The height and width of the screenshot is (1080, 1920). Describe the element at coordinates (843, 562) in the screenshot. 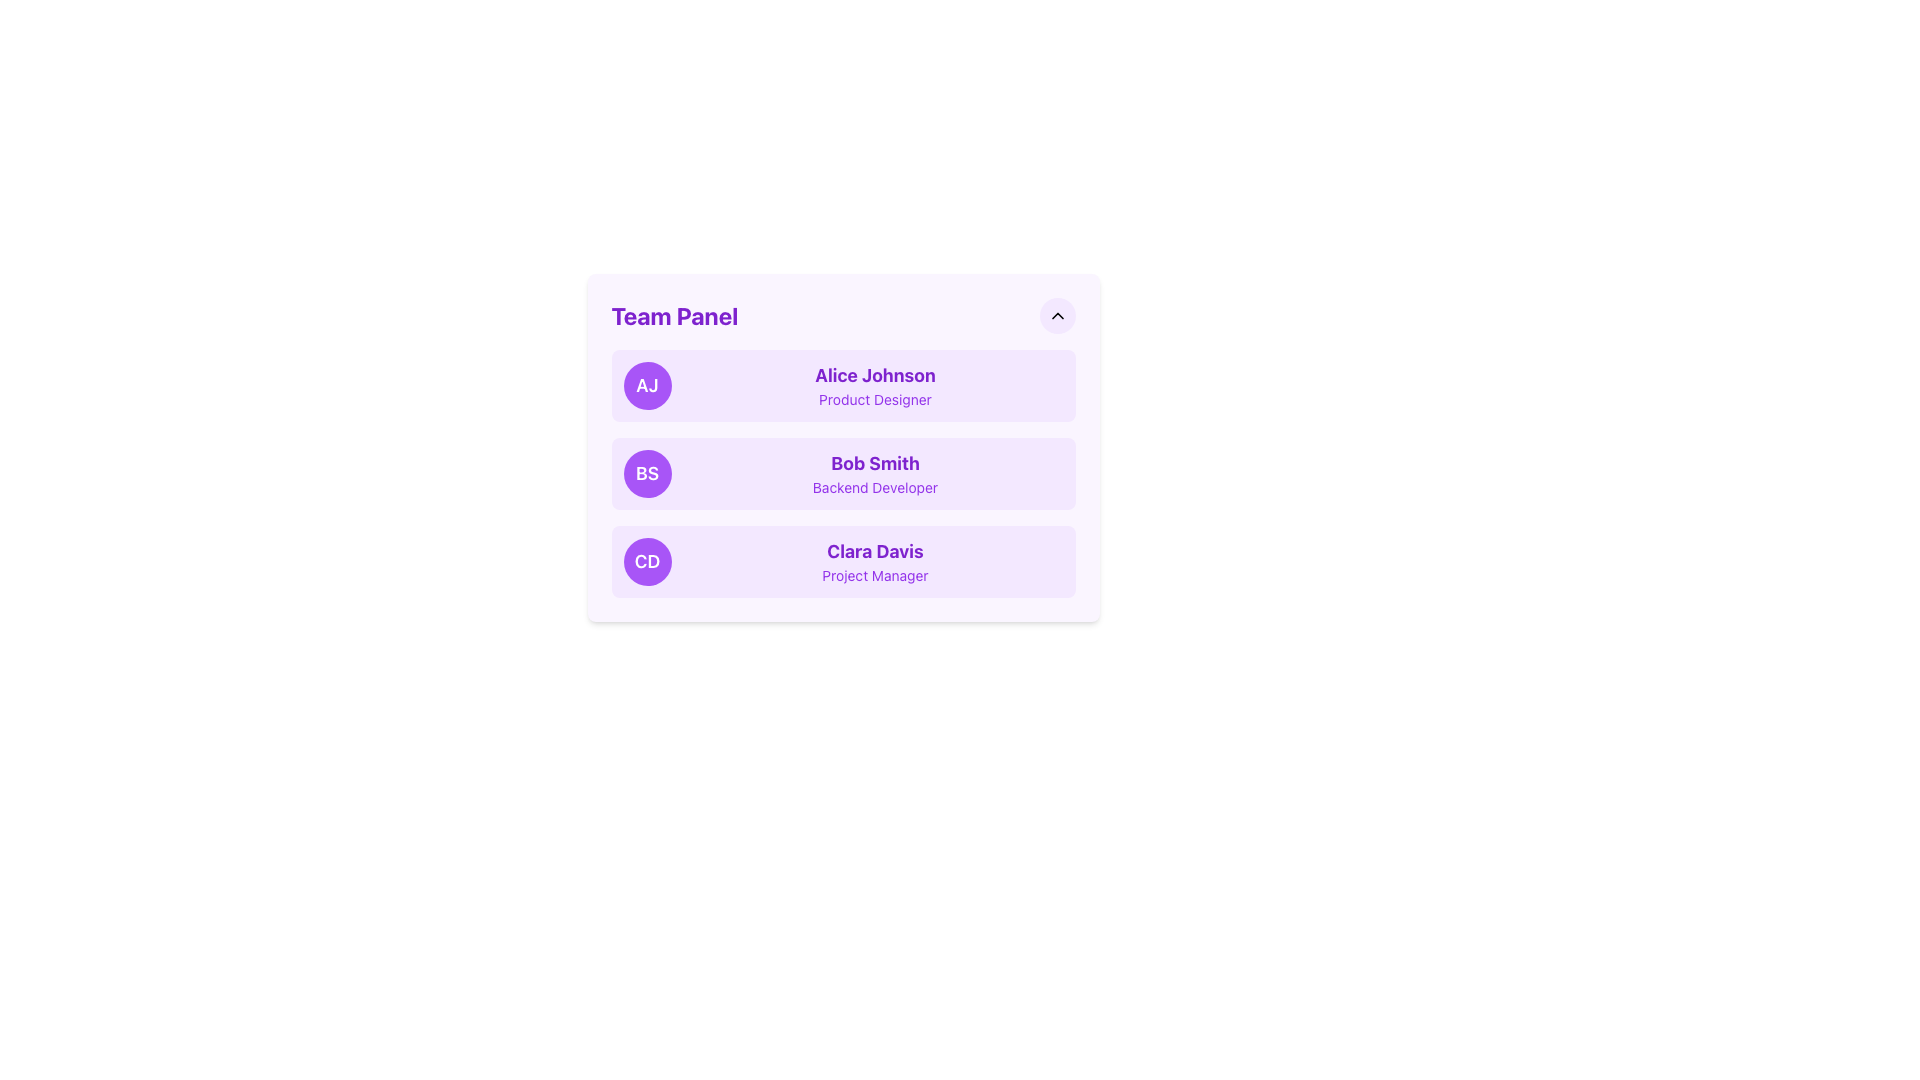

I see `the Profile card featuring initials 'CD' in white text and the name 'Clara Davis' in bold purple, located directly below the card for 'Bob Smith'` at that location.